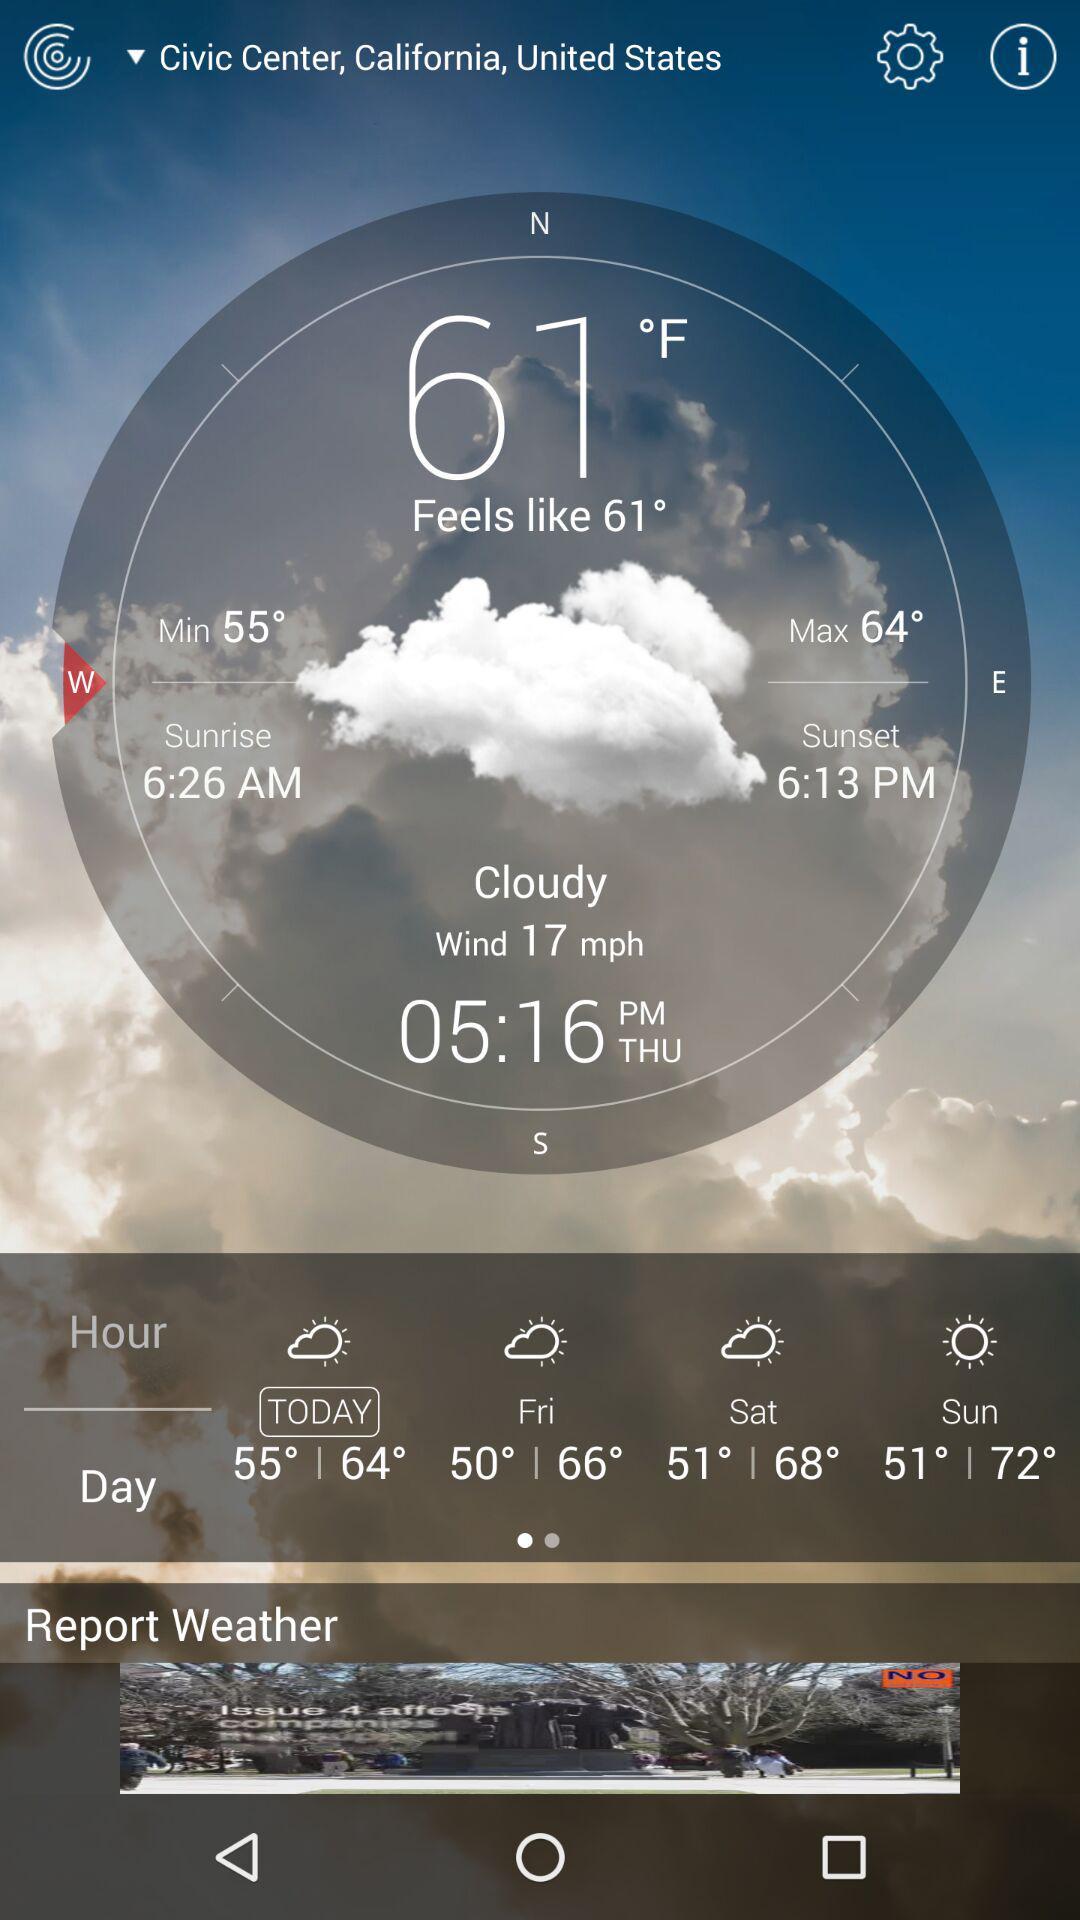  What do you see at coordinates (55, 56) in the screenshot?
I see `the visibility icon` at bounding box center [55, 56].